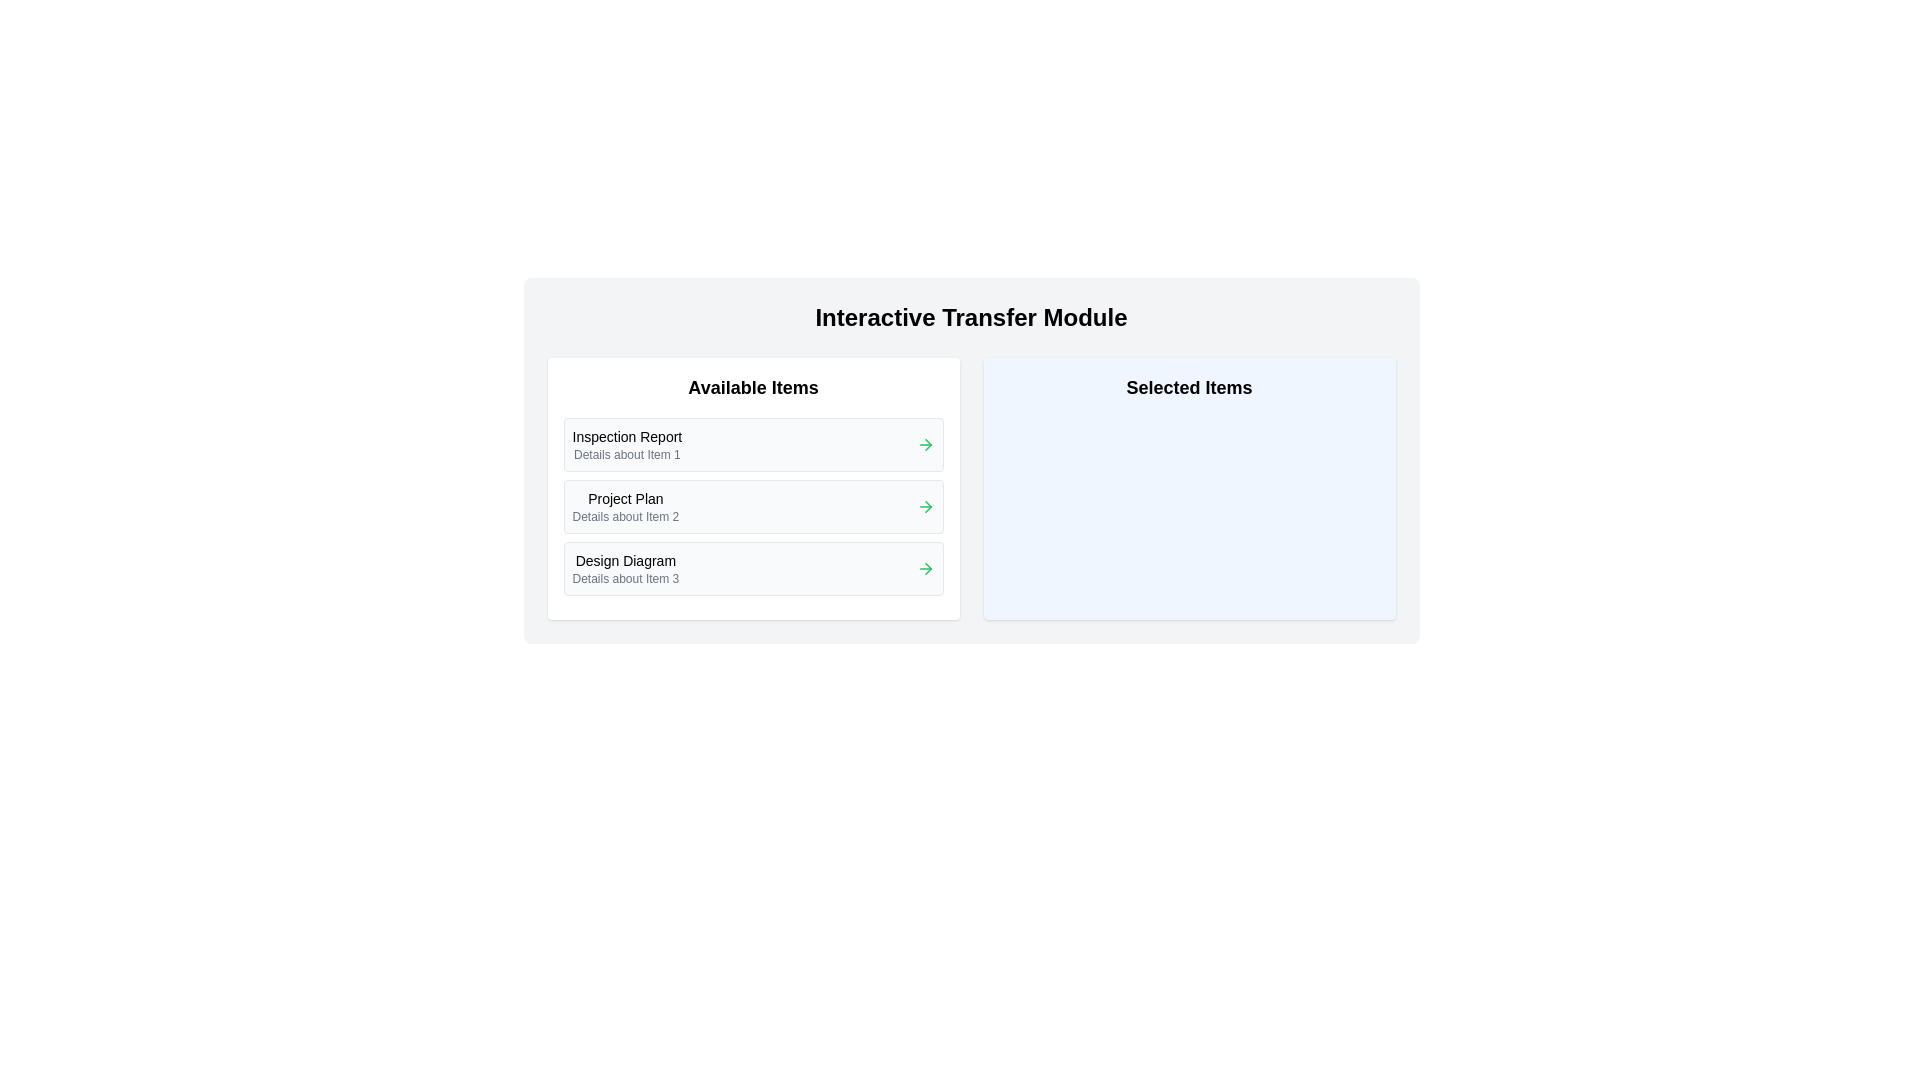 The width and height of the screenshot is (1920, 1080). What do you see at coordinates (626, 455) in the screenshot?
I see `the text label reading 'Details about Item 1', which is styled in light gray and located beneath the 'Inspection Report' in the 'Available Items' section` at bounding box center [626, 455].